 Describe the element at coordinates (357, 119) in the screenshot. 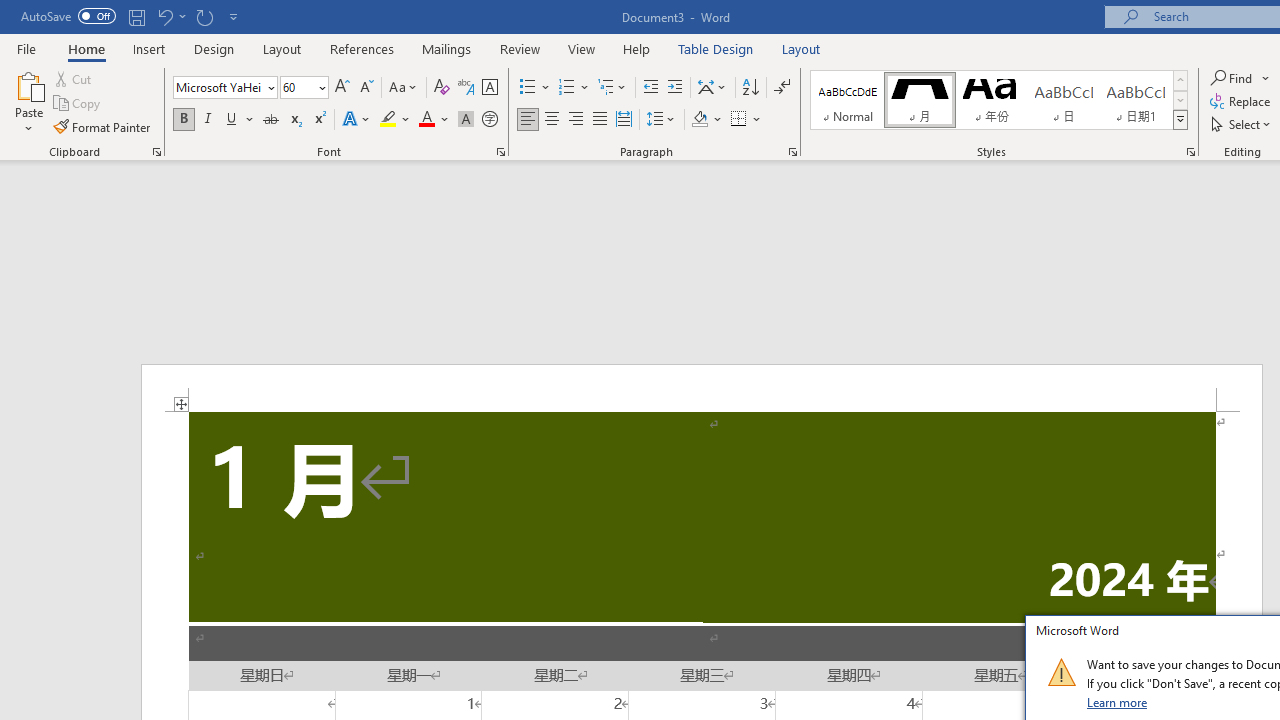

I see `'Text Effects and Typography'` at that location.